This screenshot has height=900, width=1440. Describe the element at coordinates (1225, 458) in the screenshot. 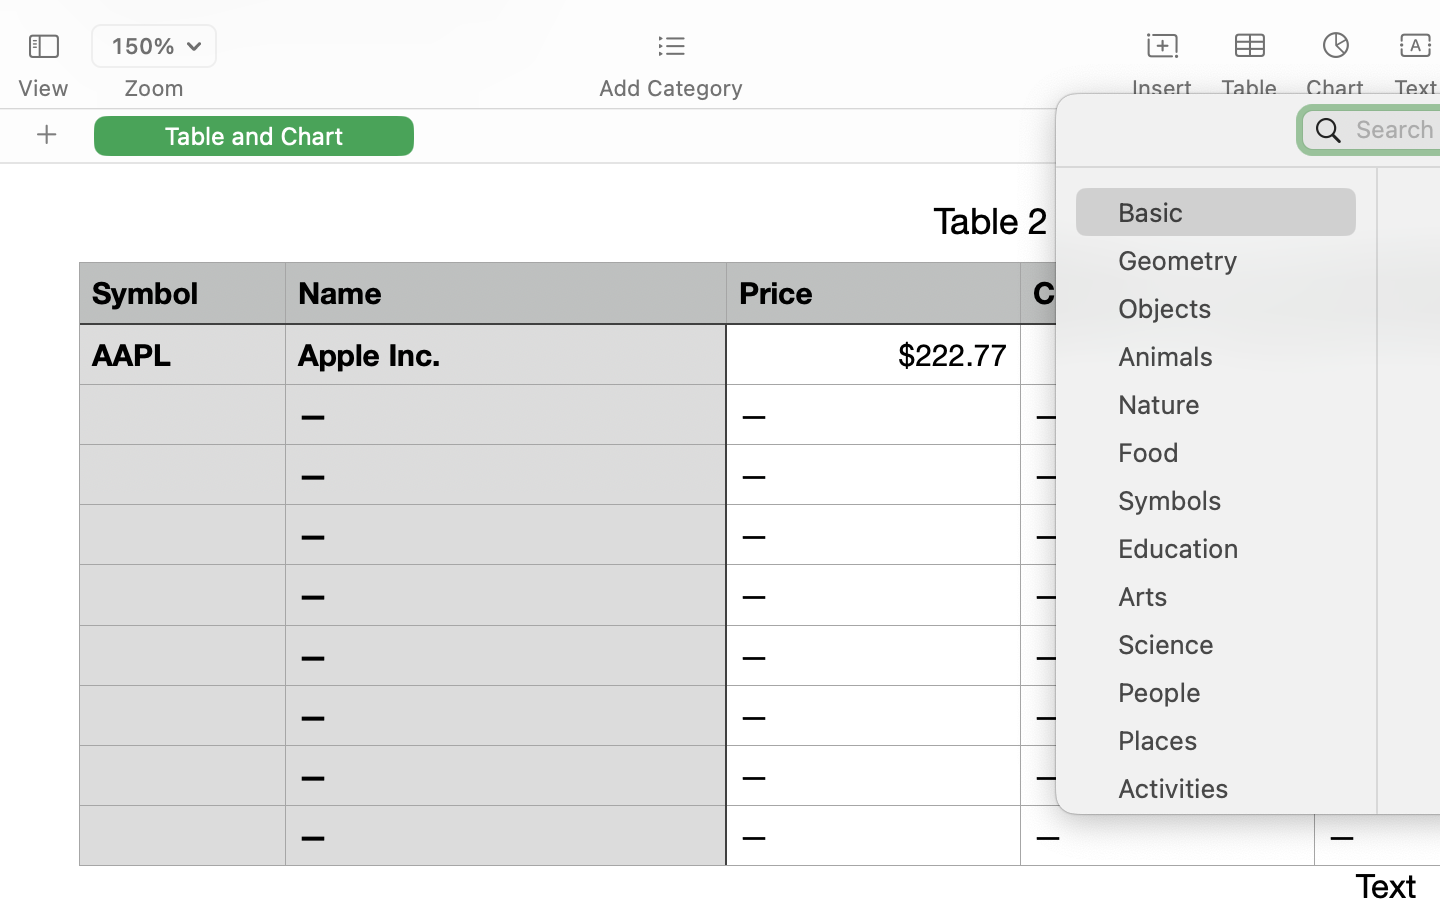

I see `'Food'` at that location.